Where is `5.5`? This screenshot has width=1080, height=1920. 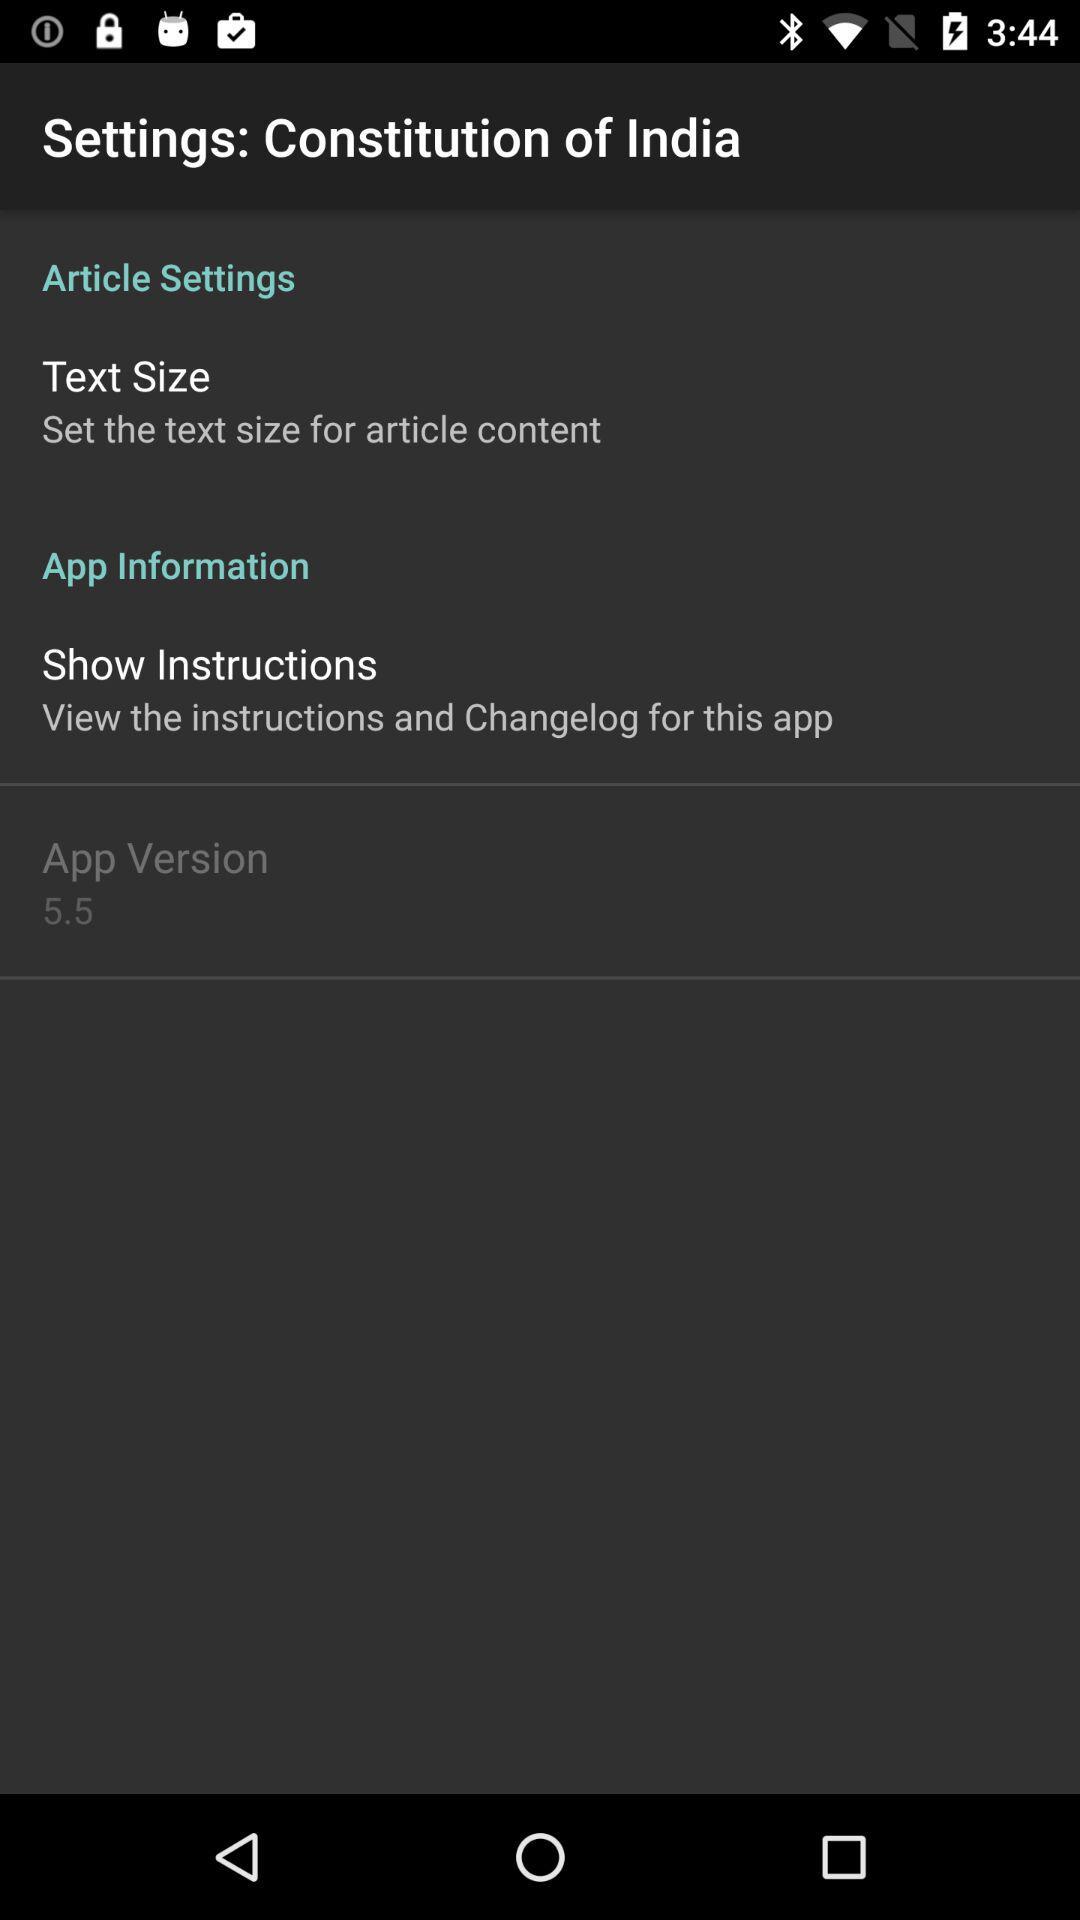
5.5 is located at coordinates (66, 908).